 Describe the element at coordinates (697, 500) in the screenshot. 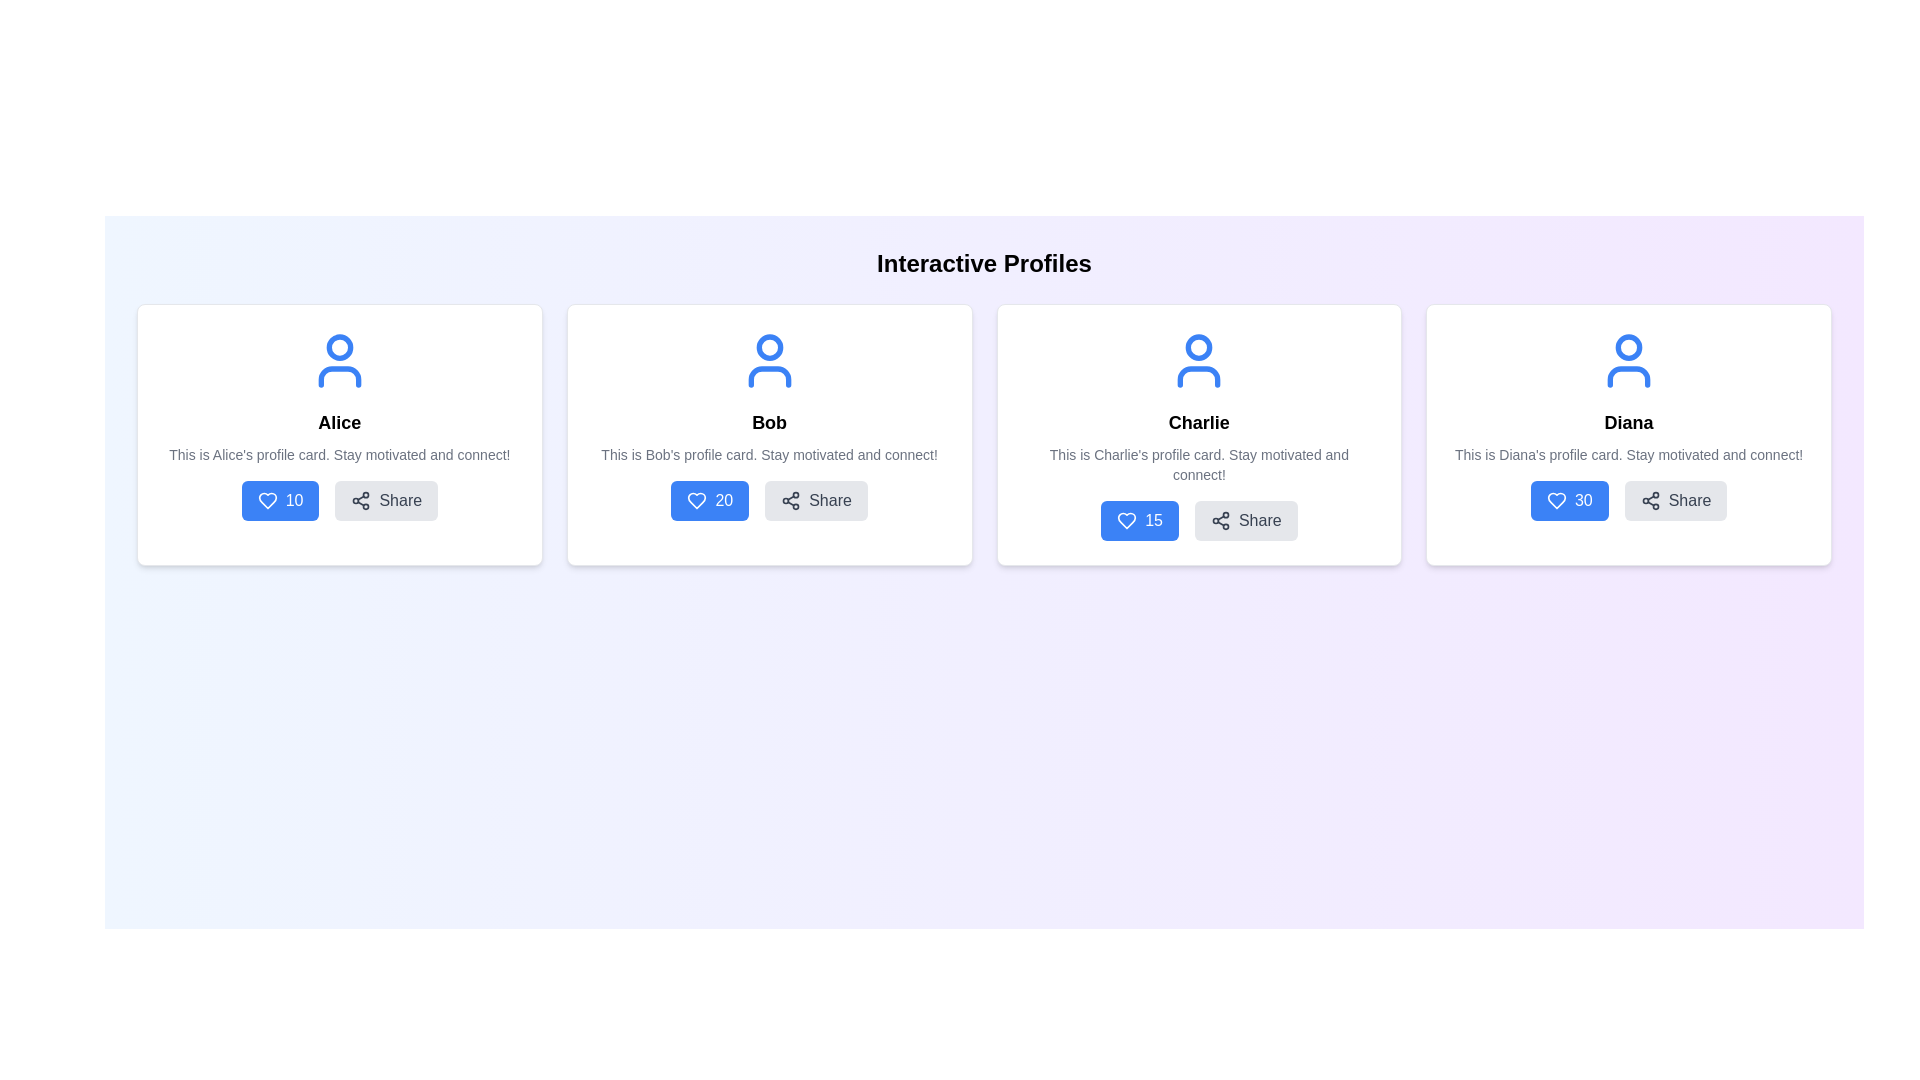

I see `the hollow heart-shaped icon located in the 'Interactive Profiles' section under the card labeled 'Bob' to like or unlike the item` at that location.